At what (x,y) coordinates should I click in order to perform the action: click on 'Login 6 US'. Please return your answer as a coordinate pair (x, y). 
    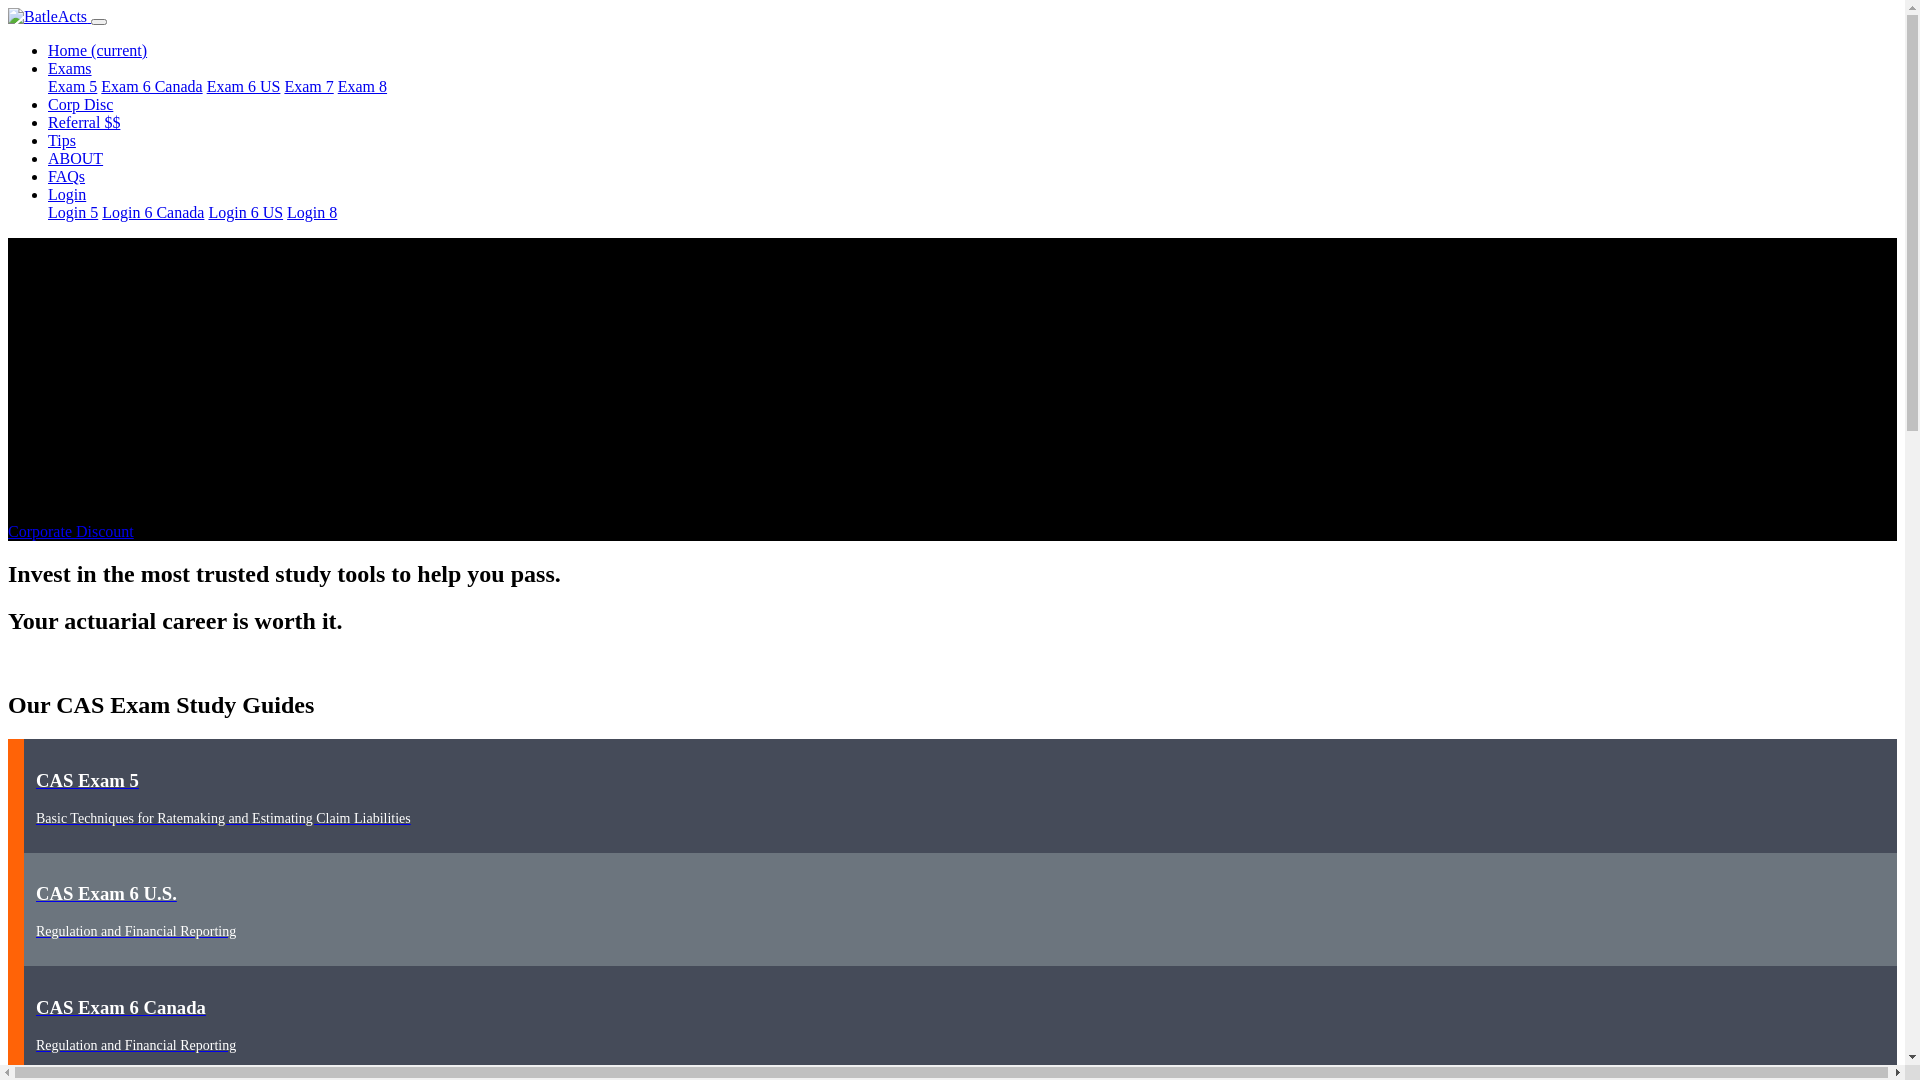
    Looking at the image, I should click on (207, 212).